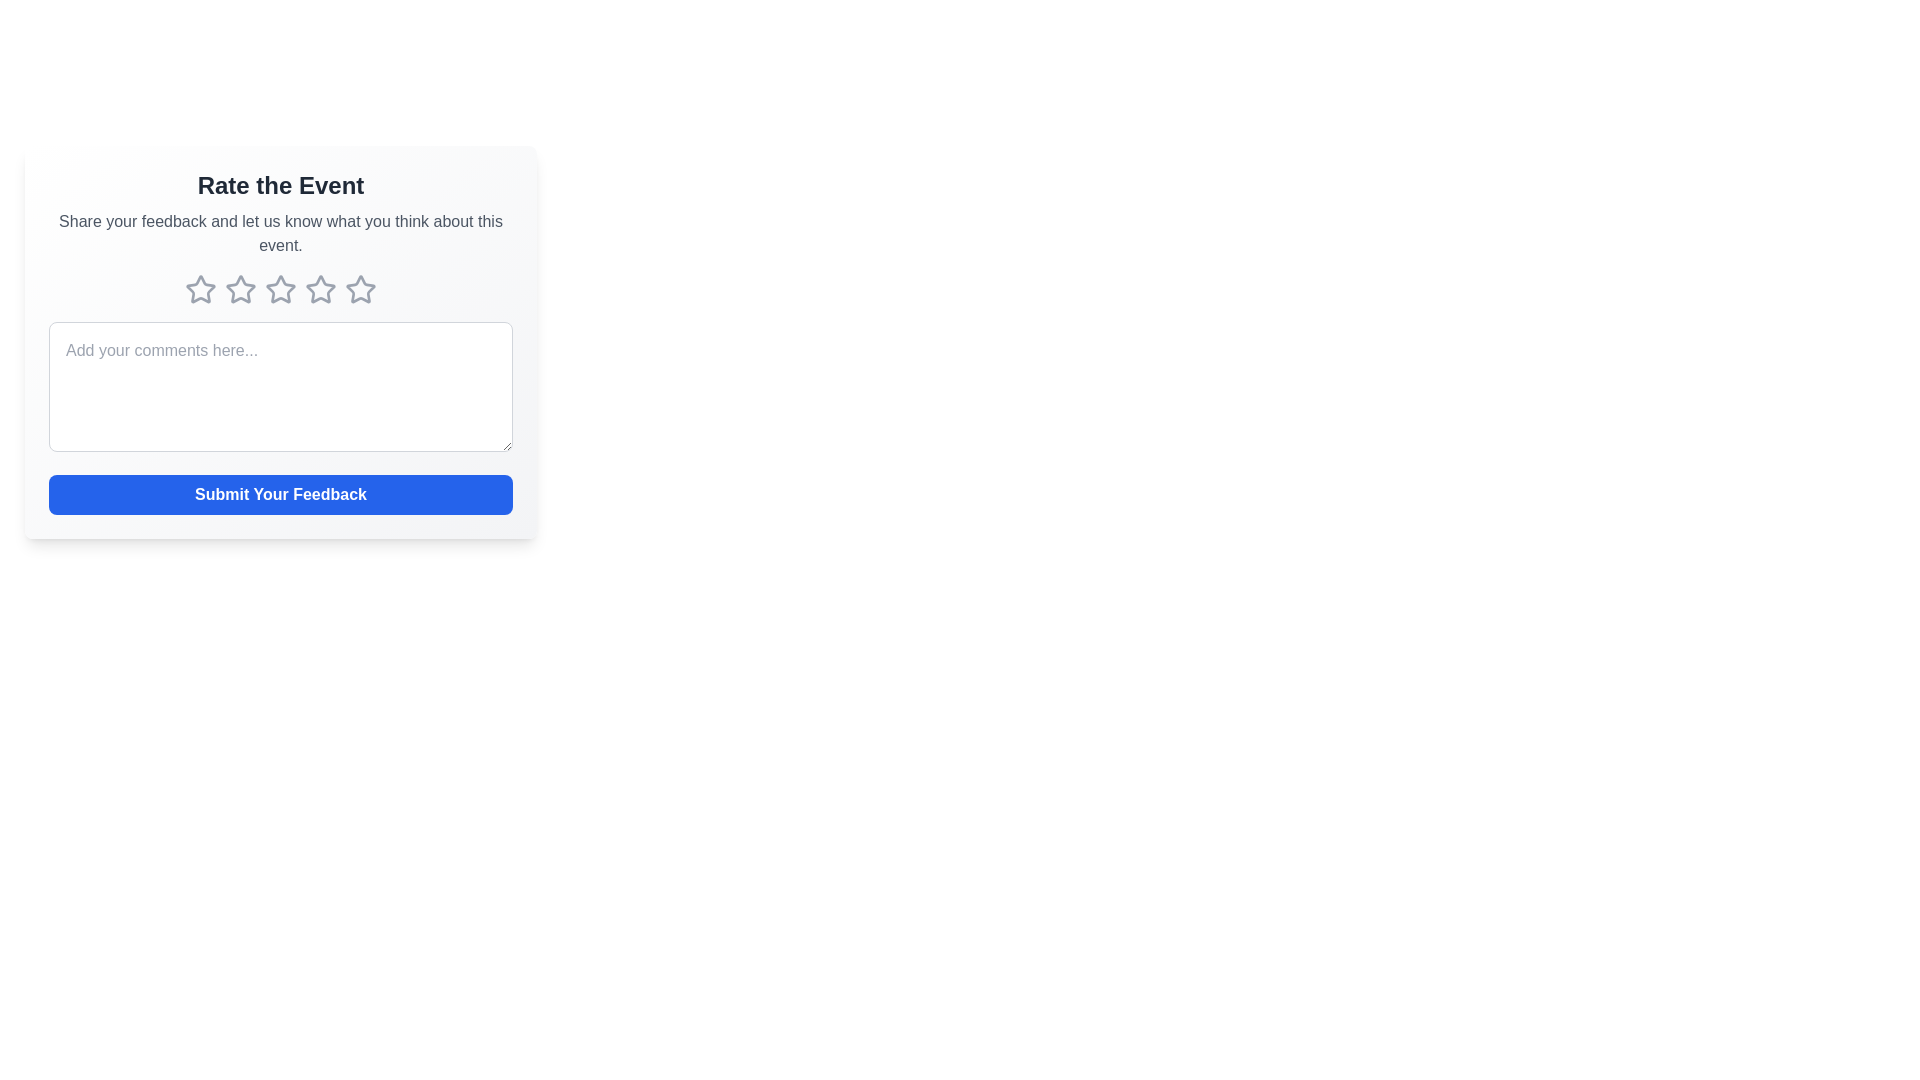 The height and width of the screenshot is (1080, 1920). What do you see at coordinates (360, 289) in the screenshot?
I see `the fifth star-shaped icon in the rating system` at bounding box center [360, 289].